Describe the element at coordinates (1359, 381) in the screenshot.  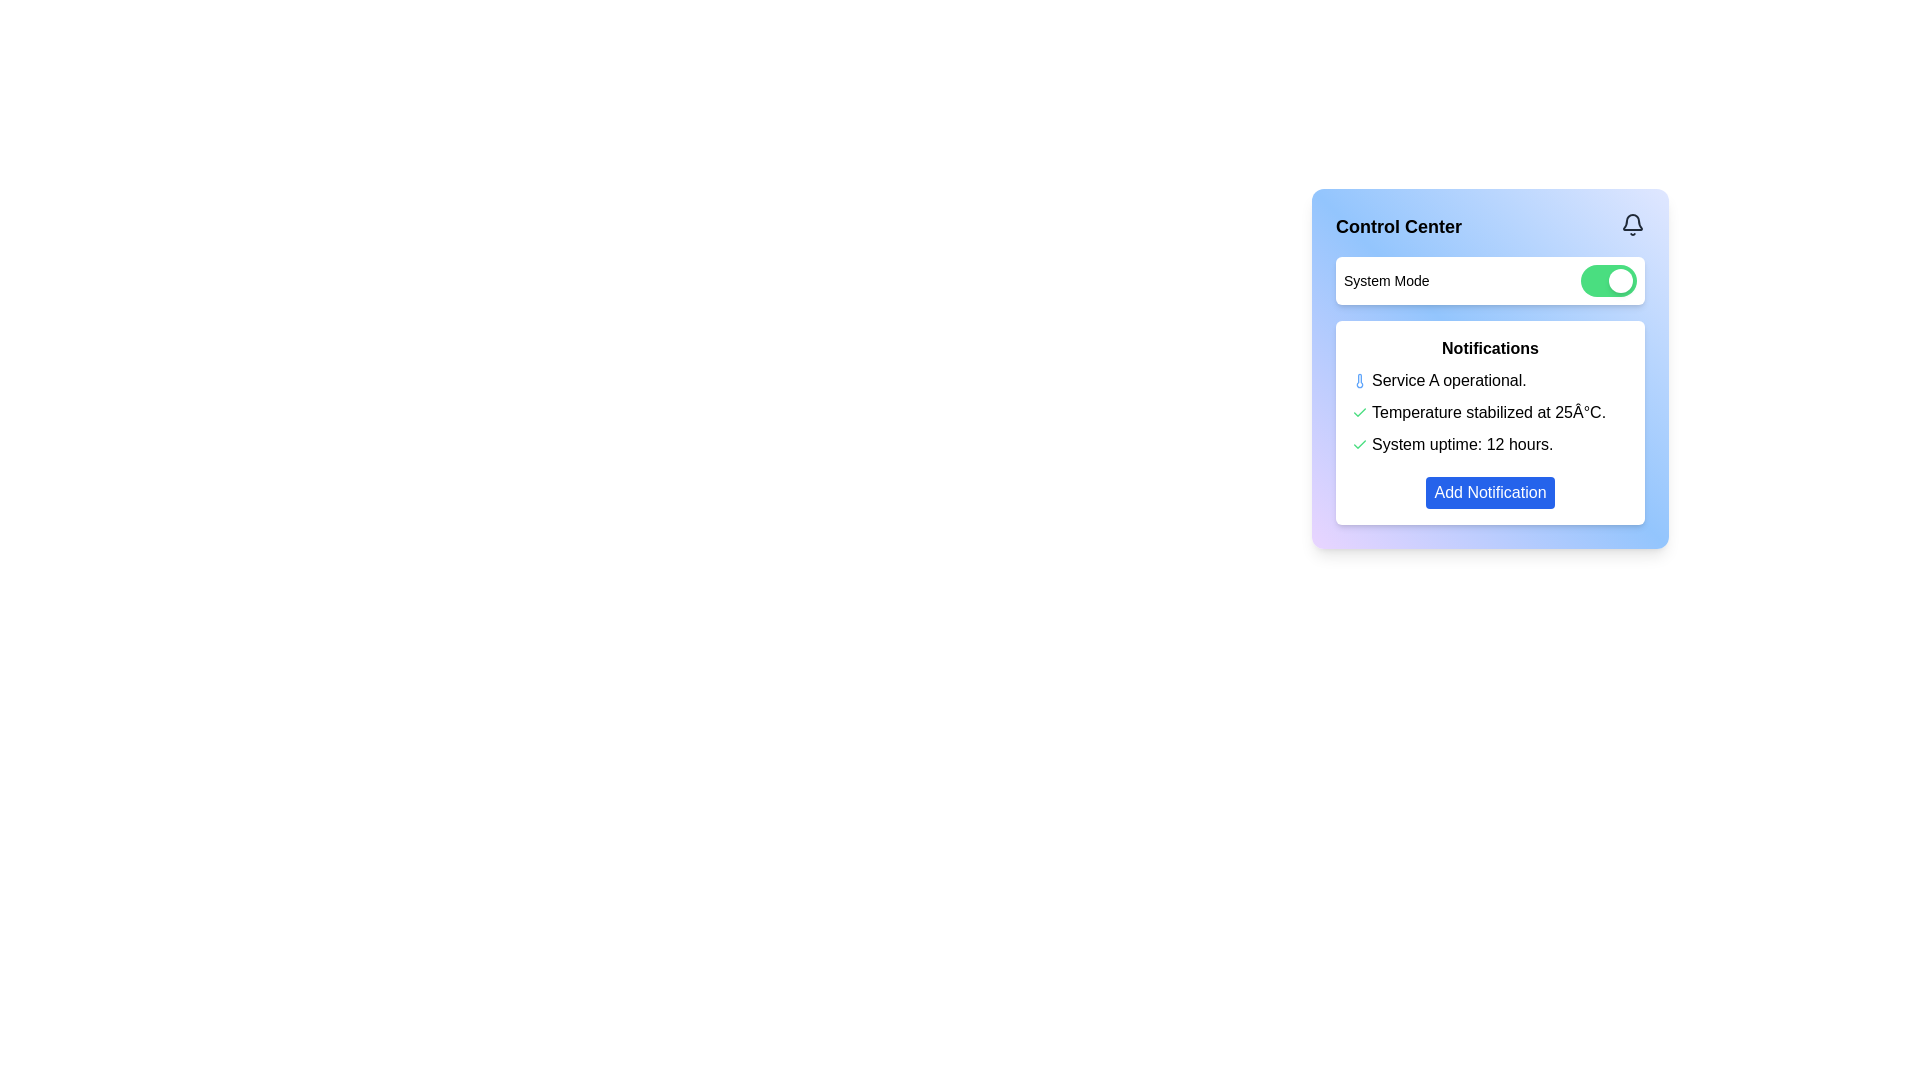
I see `the small blue thermometer-like icon located to the left of the text 'Service A operational.' in the Notifications section` at that location.